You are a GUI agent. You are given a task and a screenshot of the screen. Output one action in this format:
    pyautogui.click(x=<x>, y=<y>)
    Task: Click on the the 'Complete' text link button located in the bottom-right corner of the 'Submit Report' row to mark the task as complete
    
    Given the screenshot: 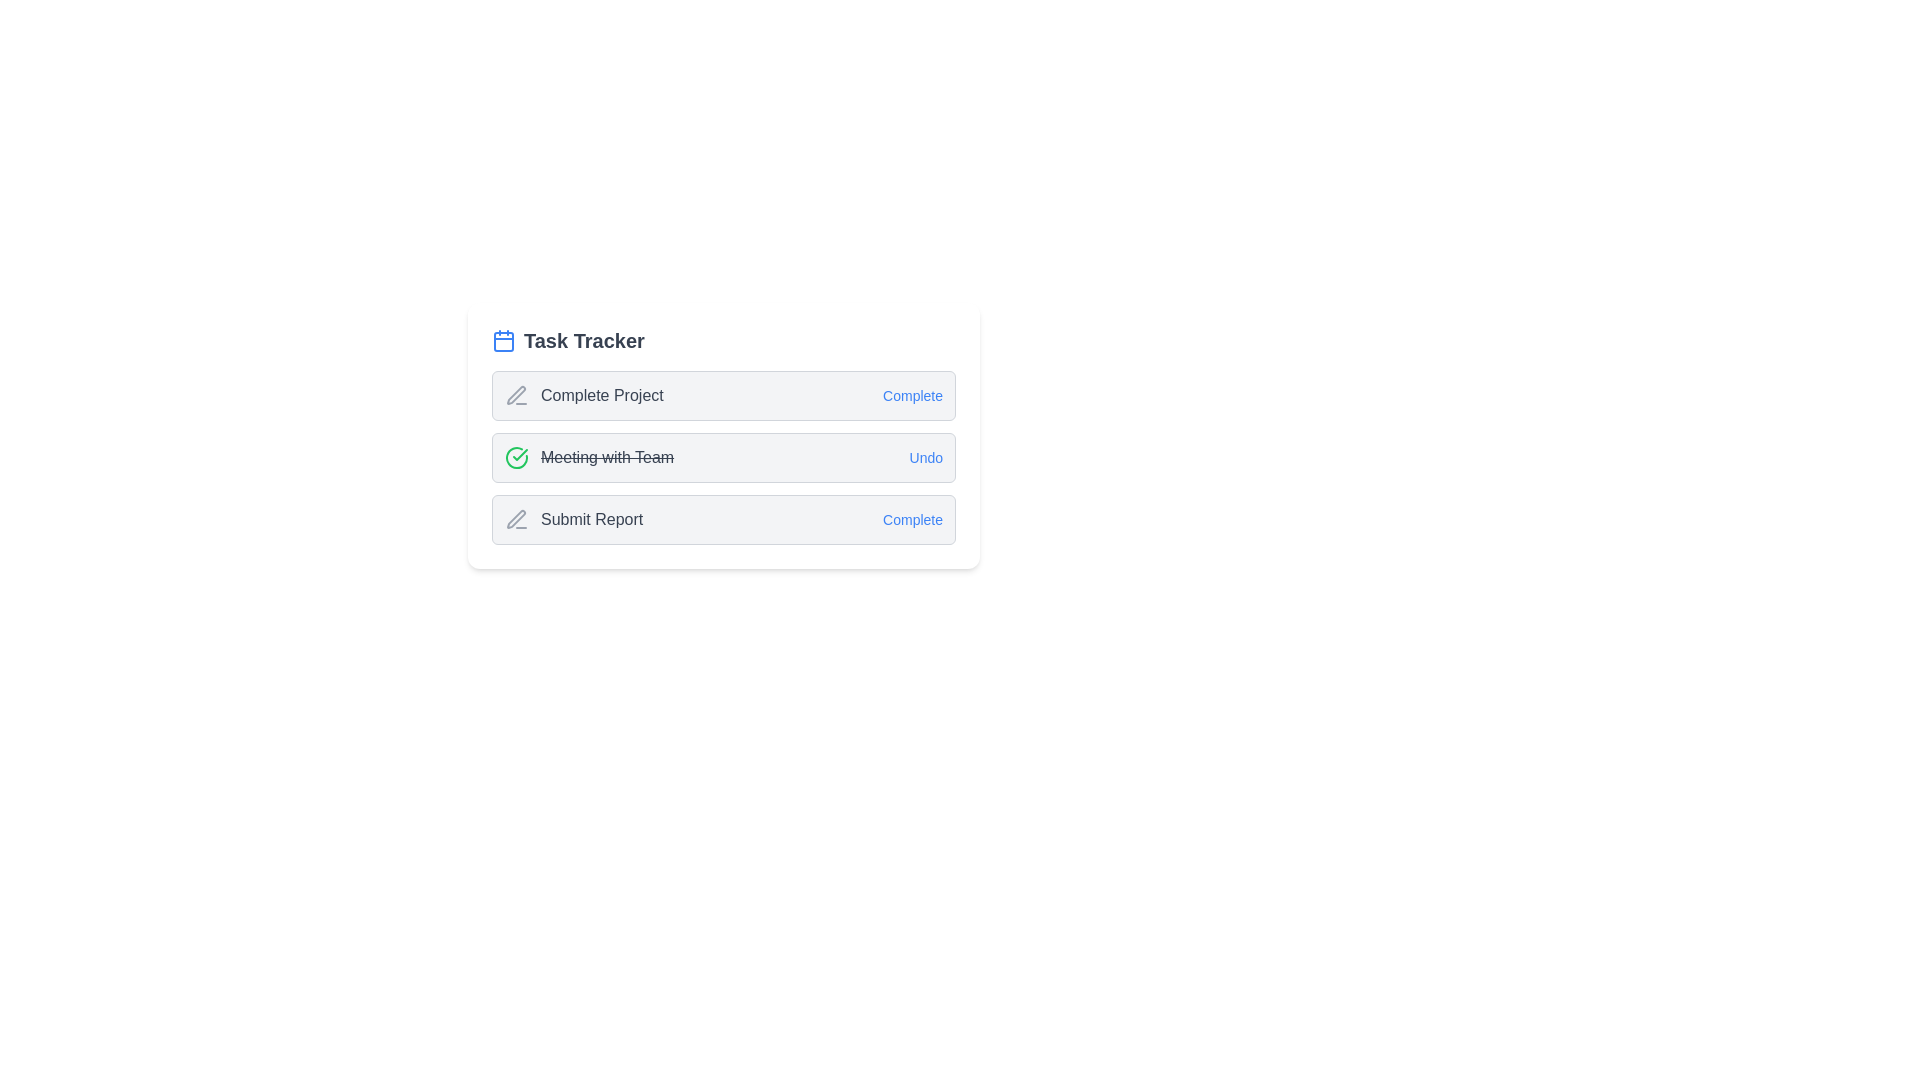 What is the action you would take?
    pyautogui.click(x=911, y=519)
    